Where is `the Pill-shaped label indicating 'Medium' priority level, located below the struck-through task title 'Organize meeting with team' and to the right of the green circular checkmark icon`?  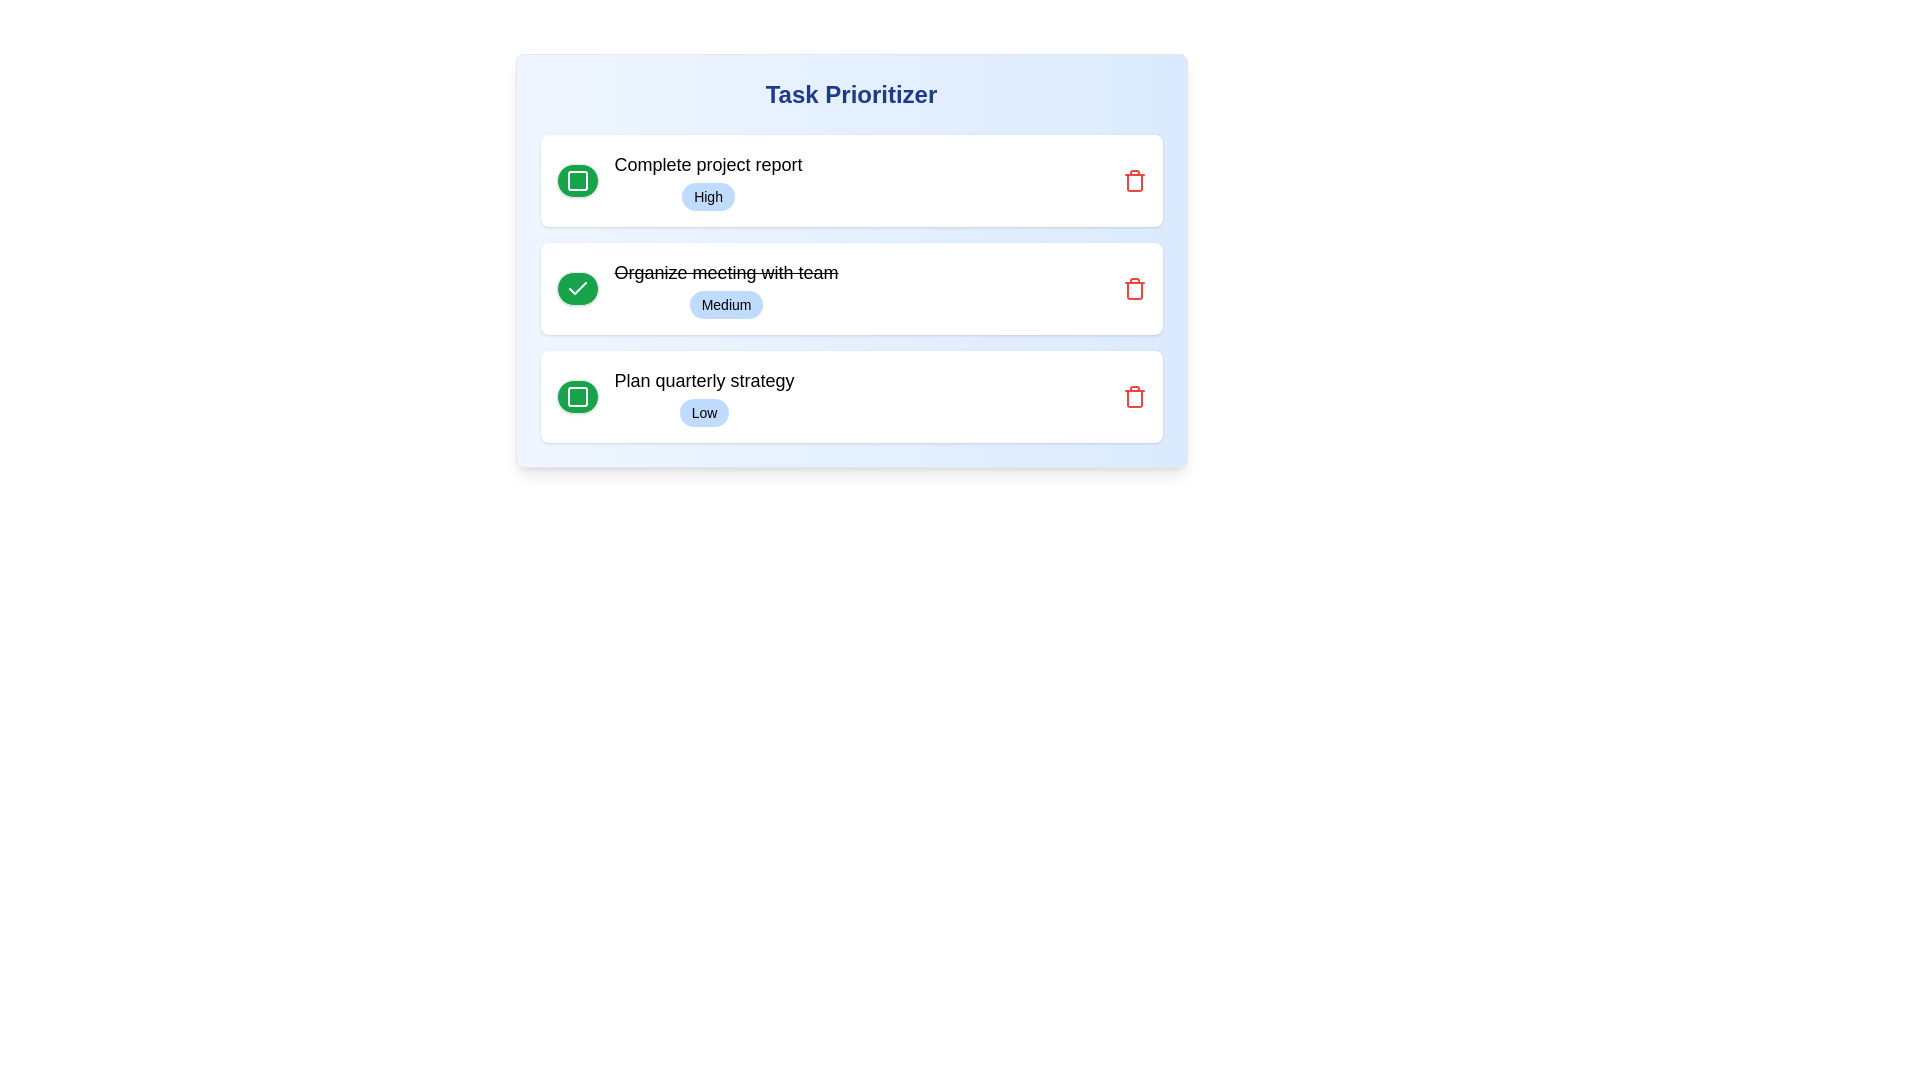 the Pill-shaped label indicating 'Medium' priority level, located below the struck-through task title 'Organize meeting with team' and to the right of the green circular checkmark icon is located at coordinates (725, 304).